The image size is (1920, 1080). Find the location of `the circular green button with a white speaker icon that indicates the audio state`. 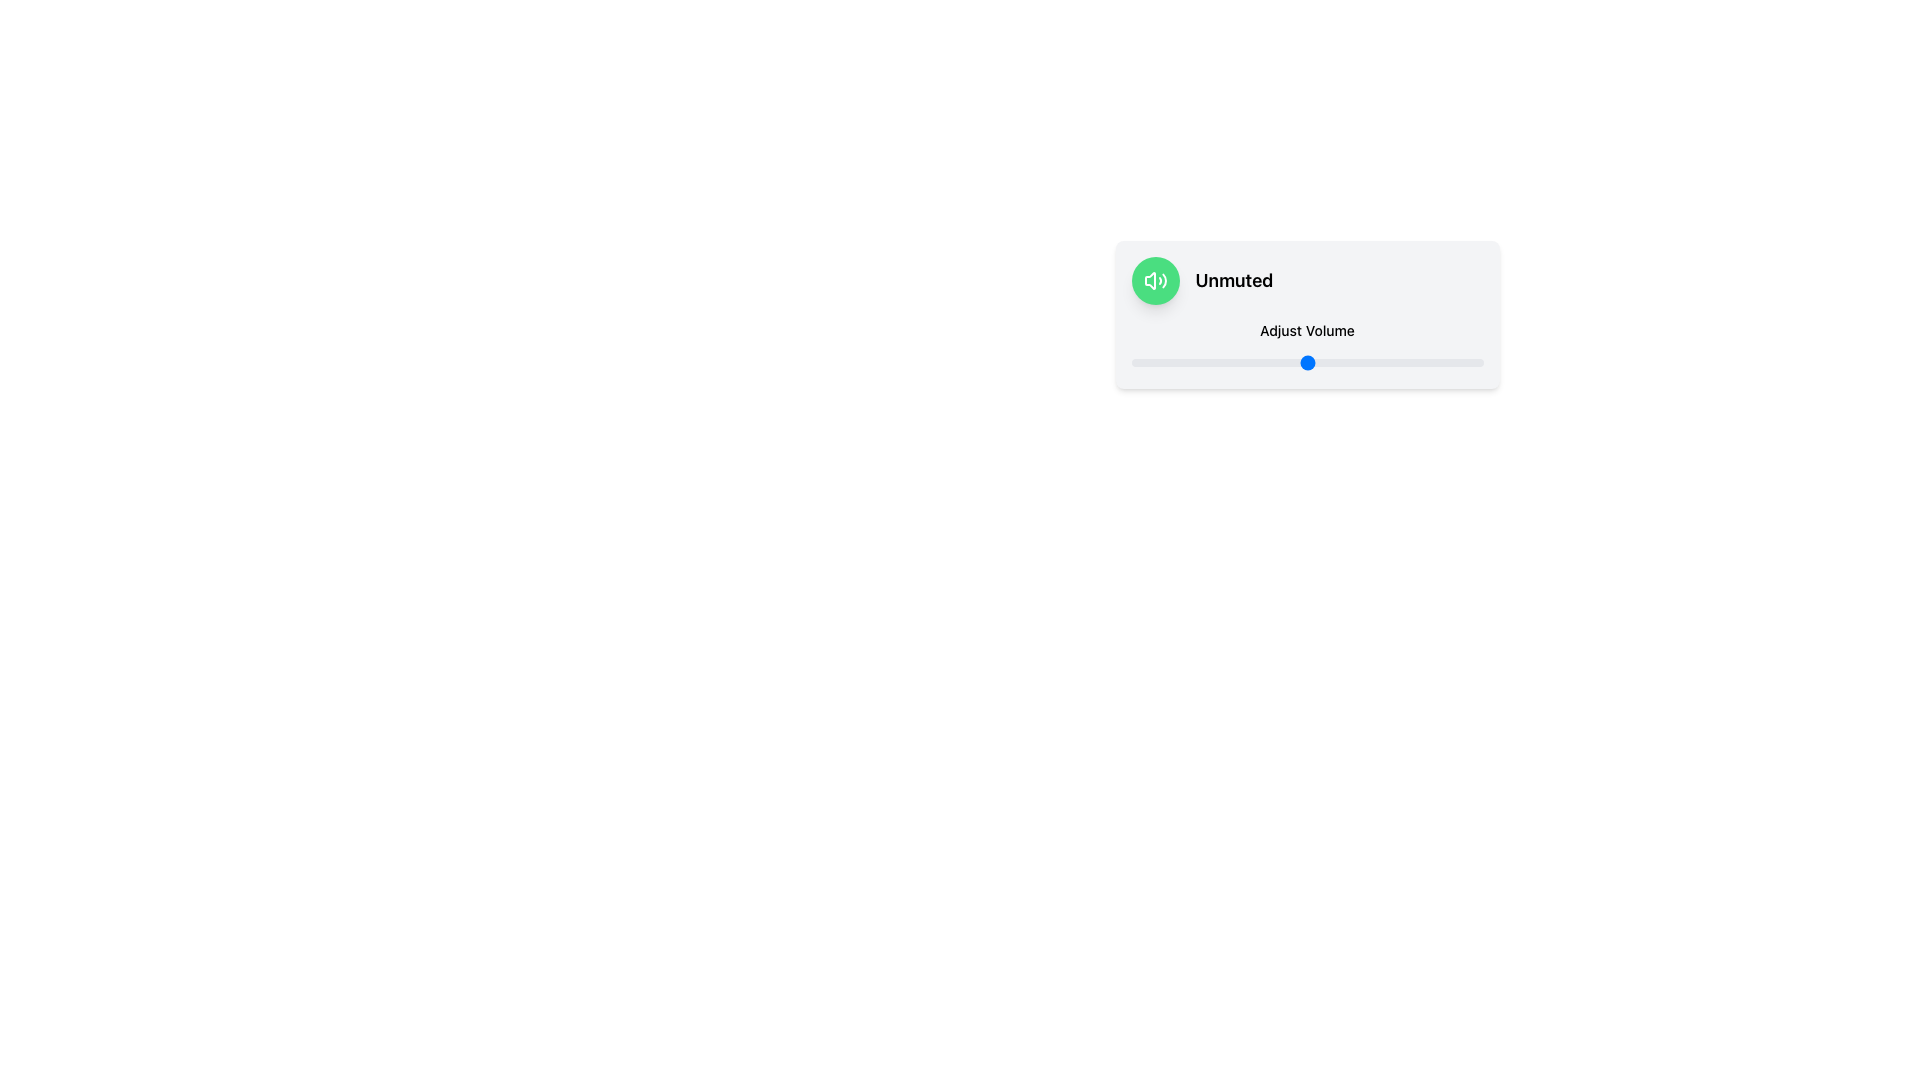

the circular green button with a white speaker icon that indicates the audio state is located at coordinates (1155, 281).